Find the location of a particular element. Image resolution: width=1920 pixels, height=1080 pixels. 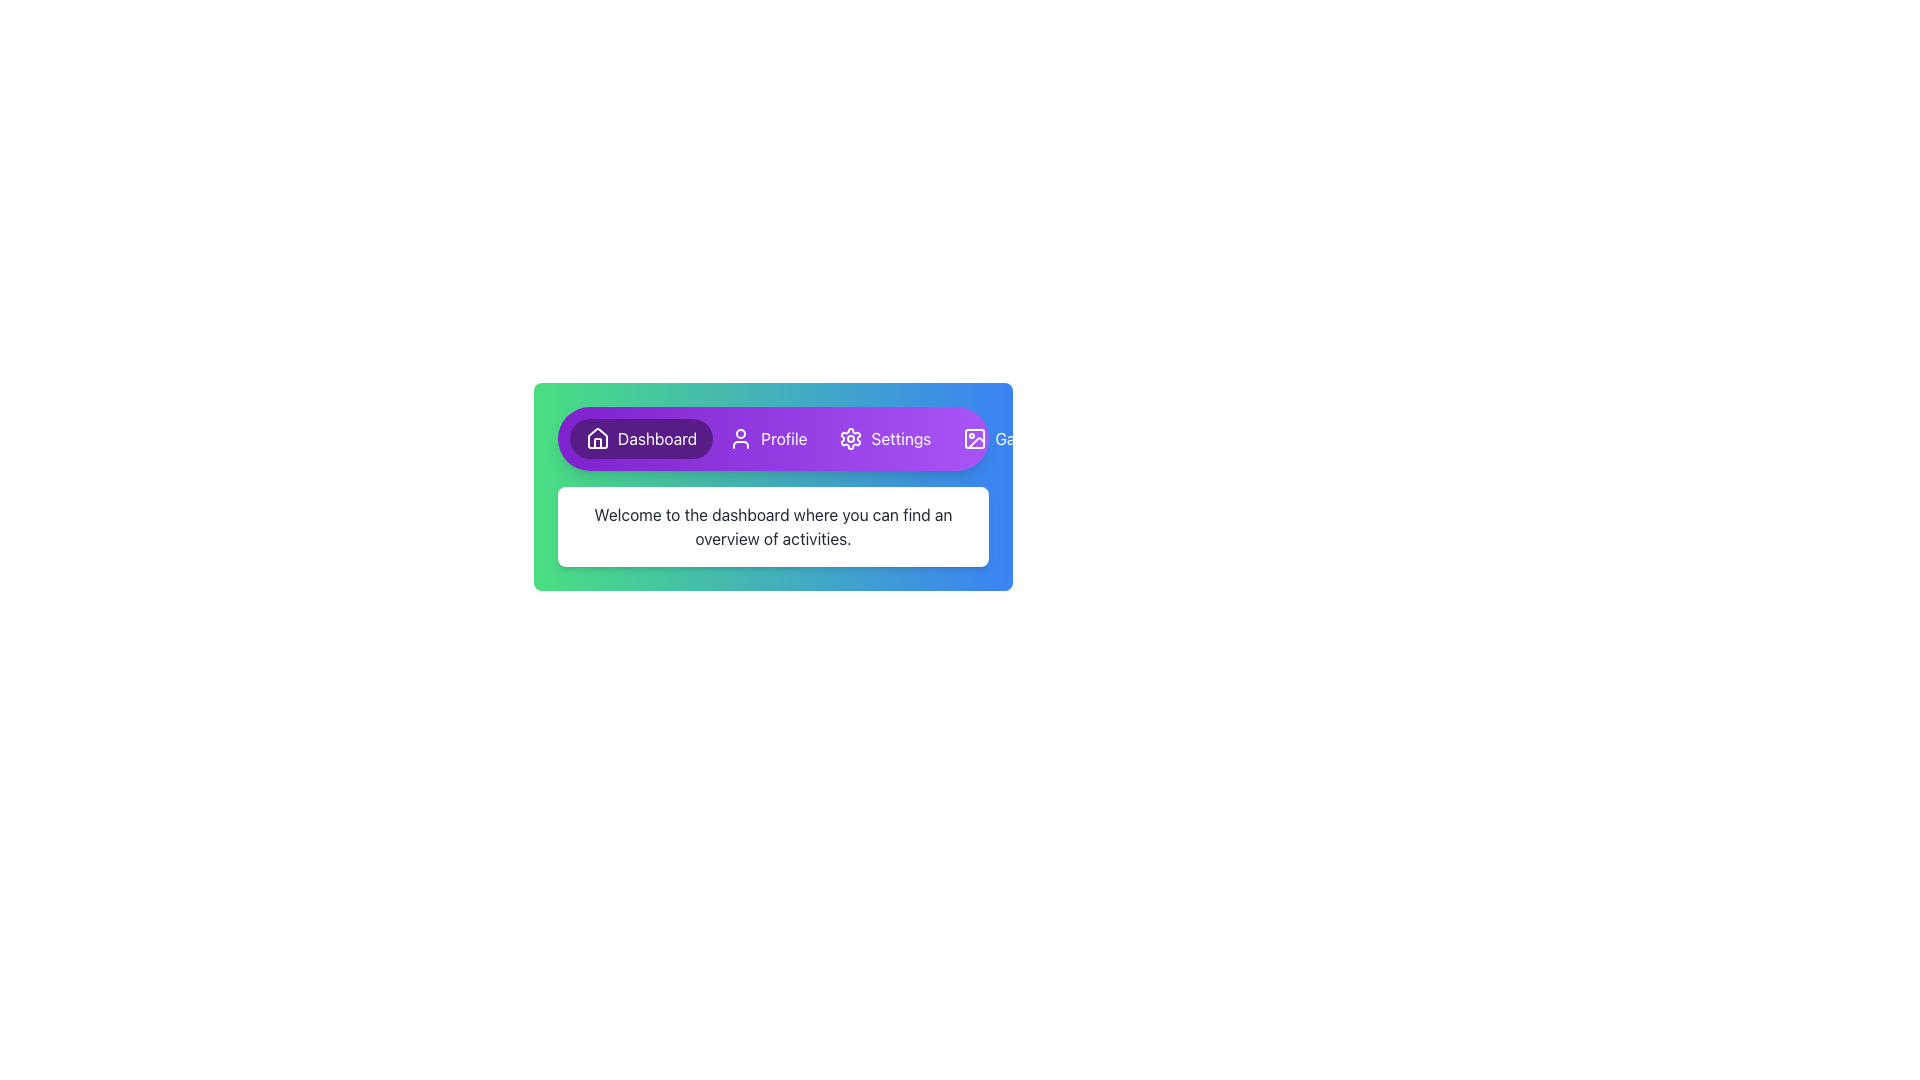

the Text Label located in the top-left corner of the navbar, adjacent to the house icon is located at coordinates (657, 438).